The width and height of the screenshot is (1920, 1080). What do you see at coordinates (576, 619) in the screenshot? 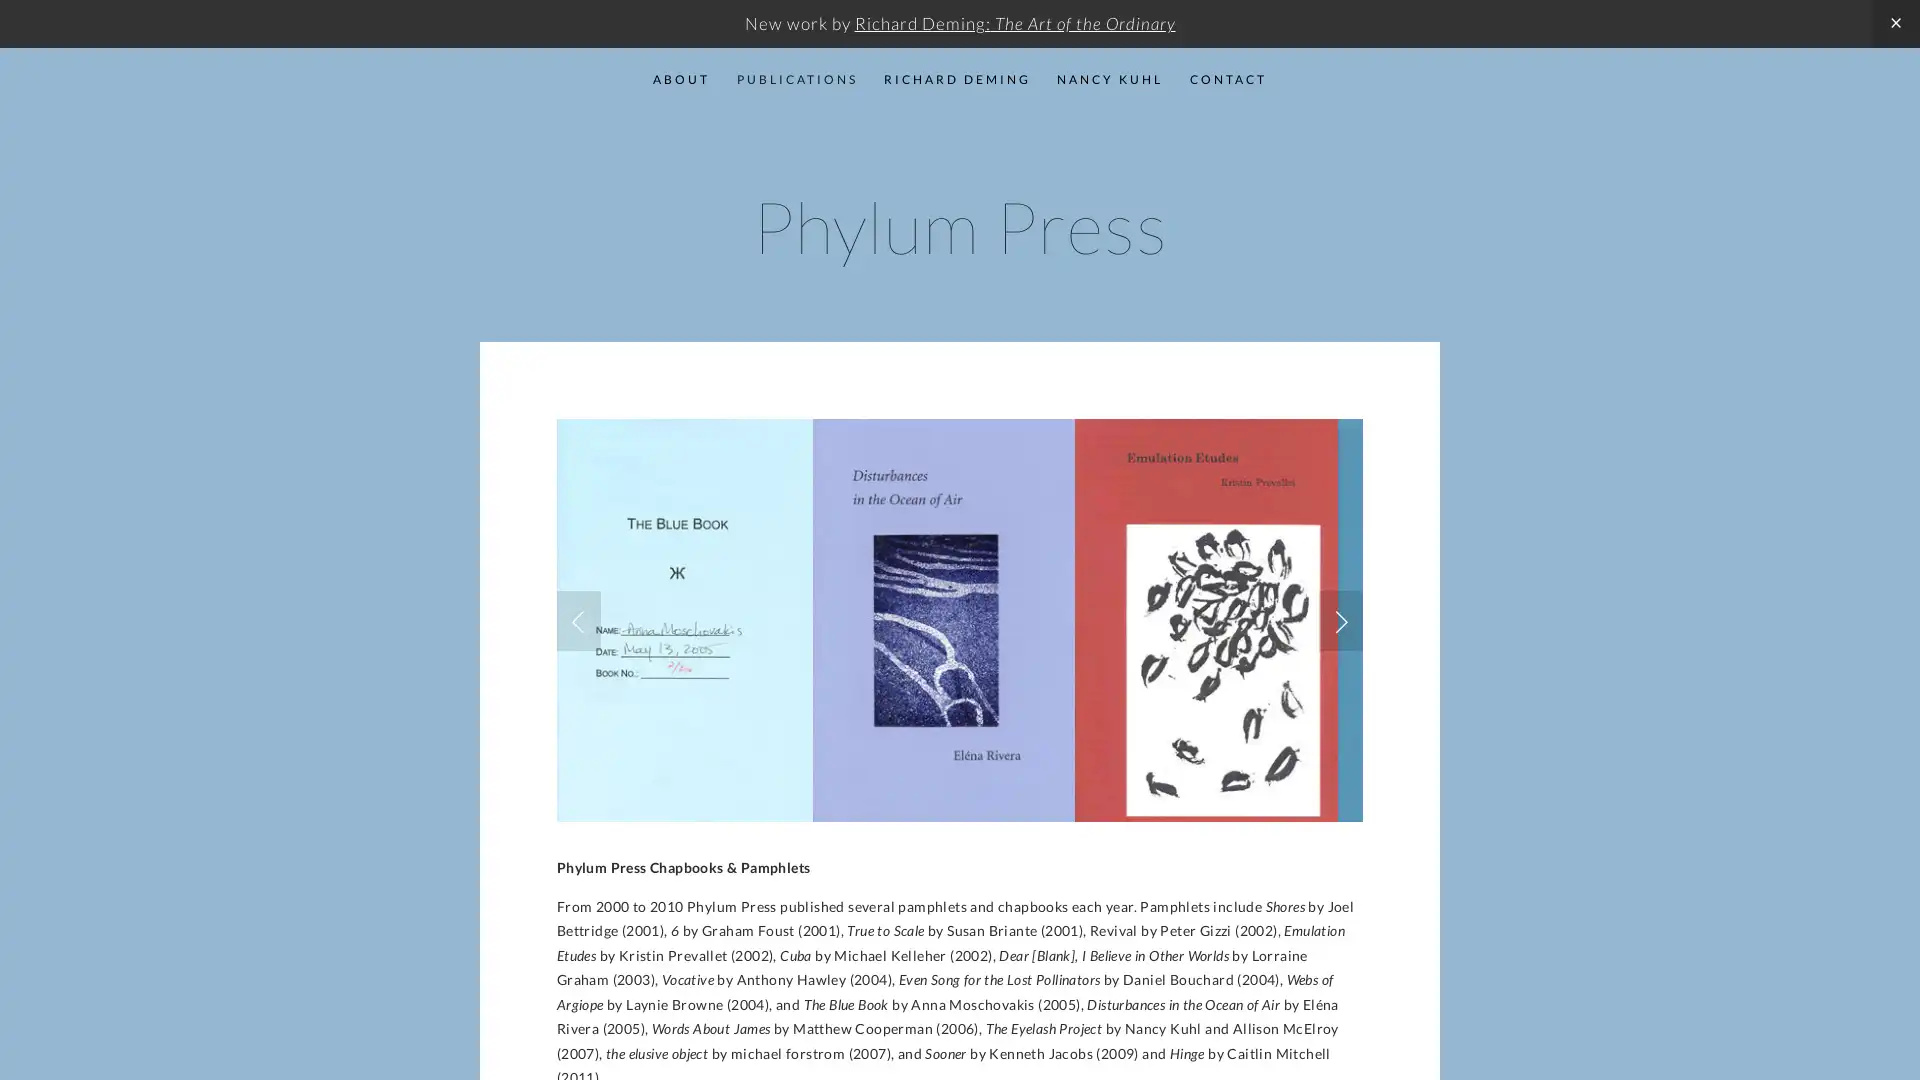
I see `Previous Slide` at bounding box center [576, 619].